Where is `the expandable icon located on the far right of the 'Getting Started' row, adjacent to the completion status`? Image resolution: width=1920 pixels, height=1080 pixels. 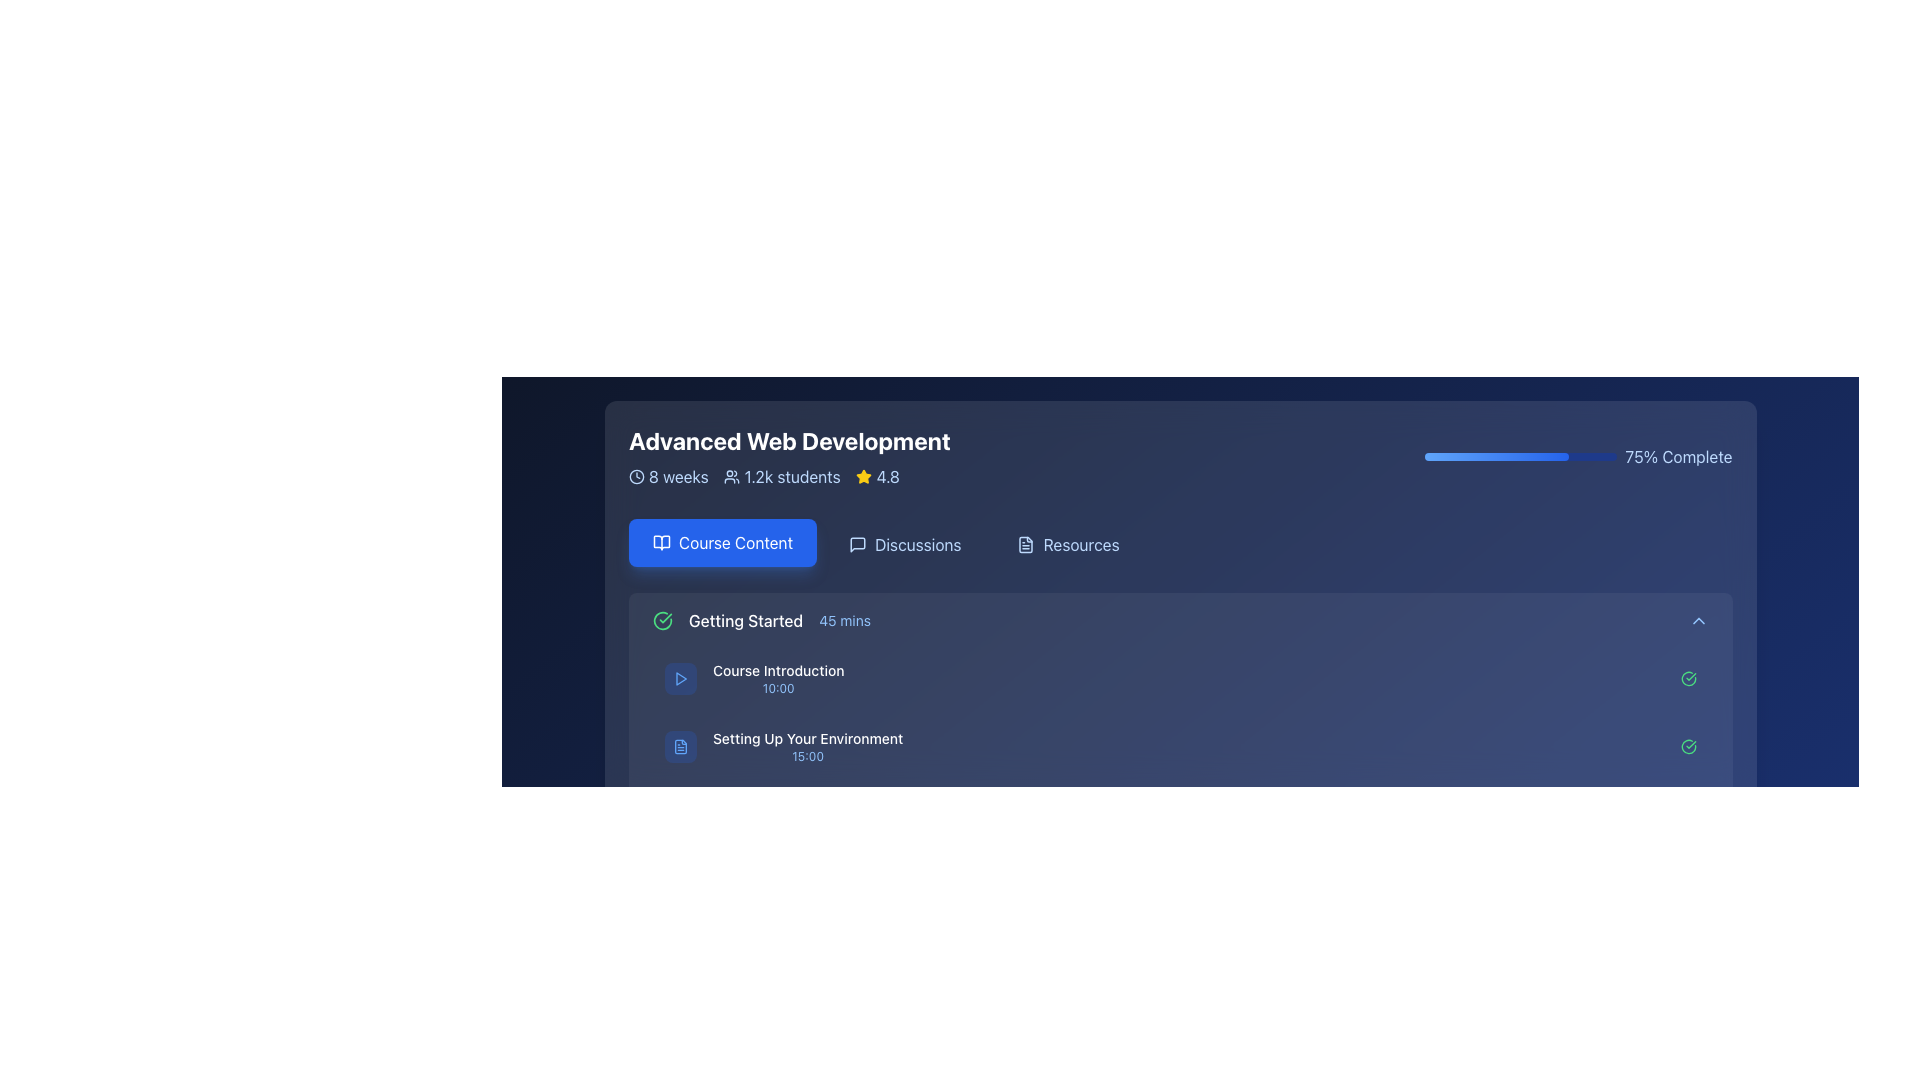
the expandable icon located on the far right of the 'Getting Started' row, adjacent to the completion status is located at coordinates (1697, 620).